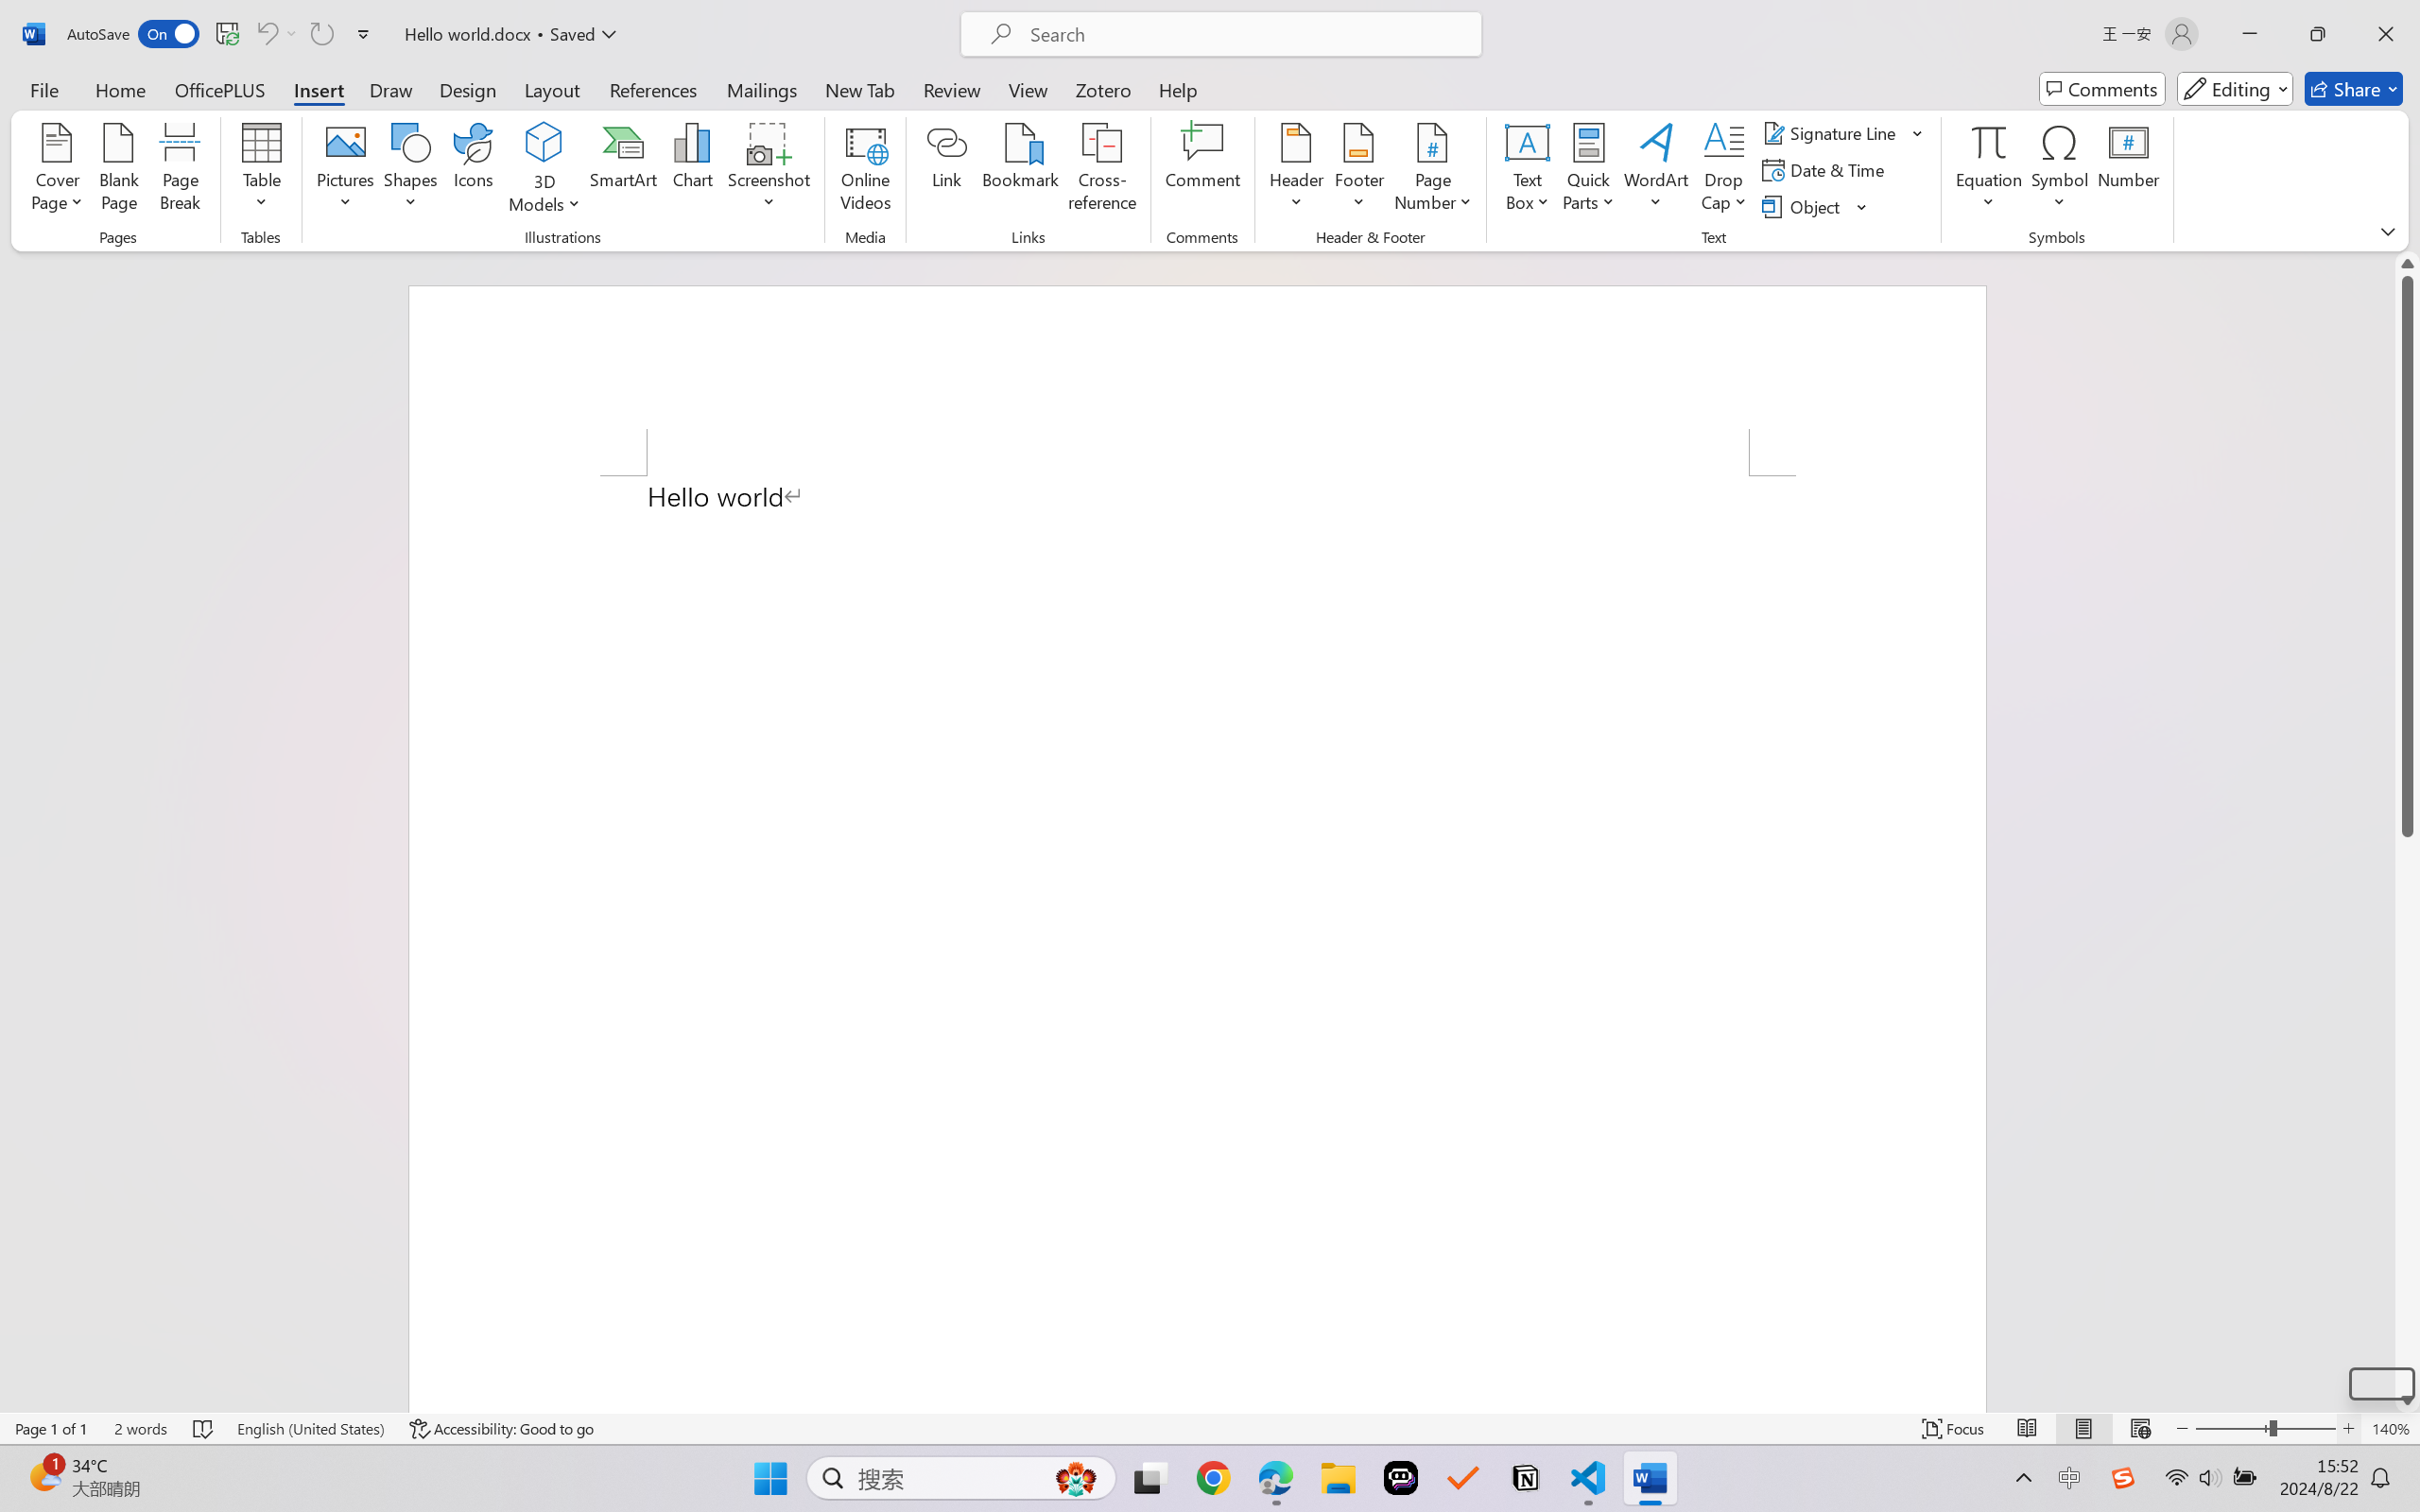 This screenshot has height=1512, width=2420. Describe the element at coordinates (2348, 1428) in the screenshot. I see `'Zoom In'` at that location.